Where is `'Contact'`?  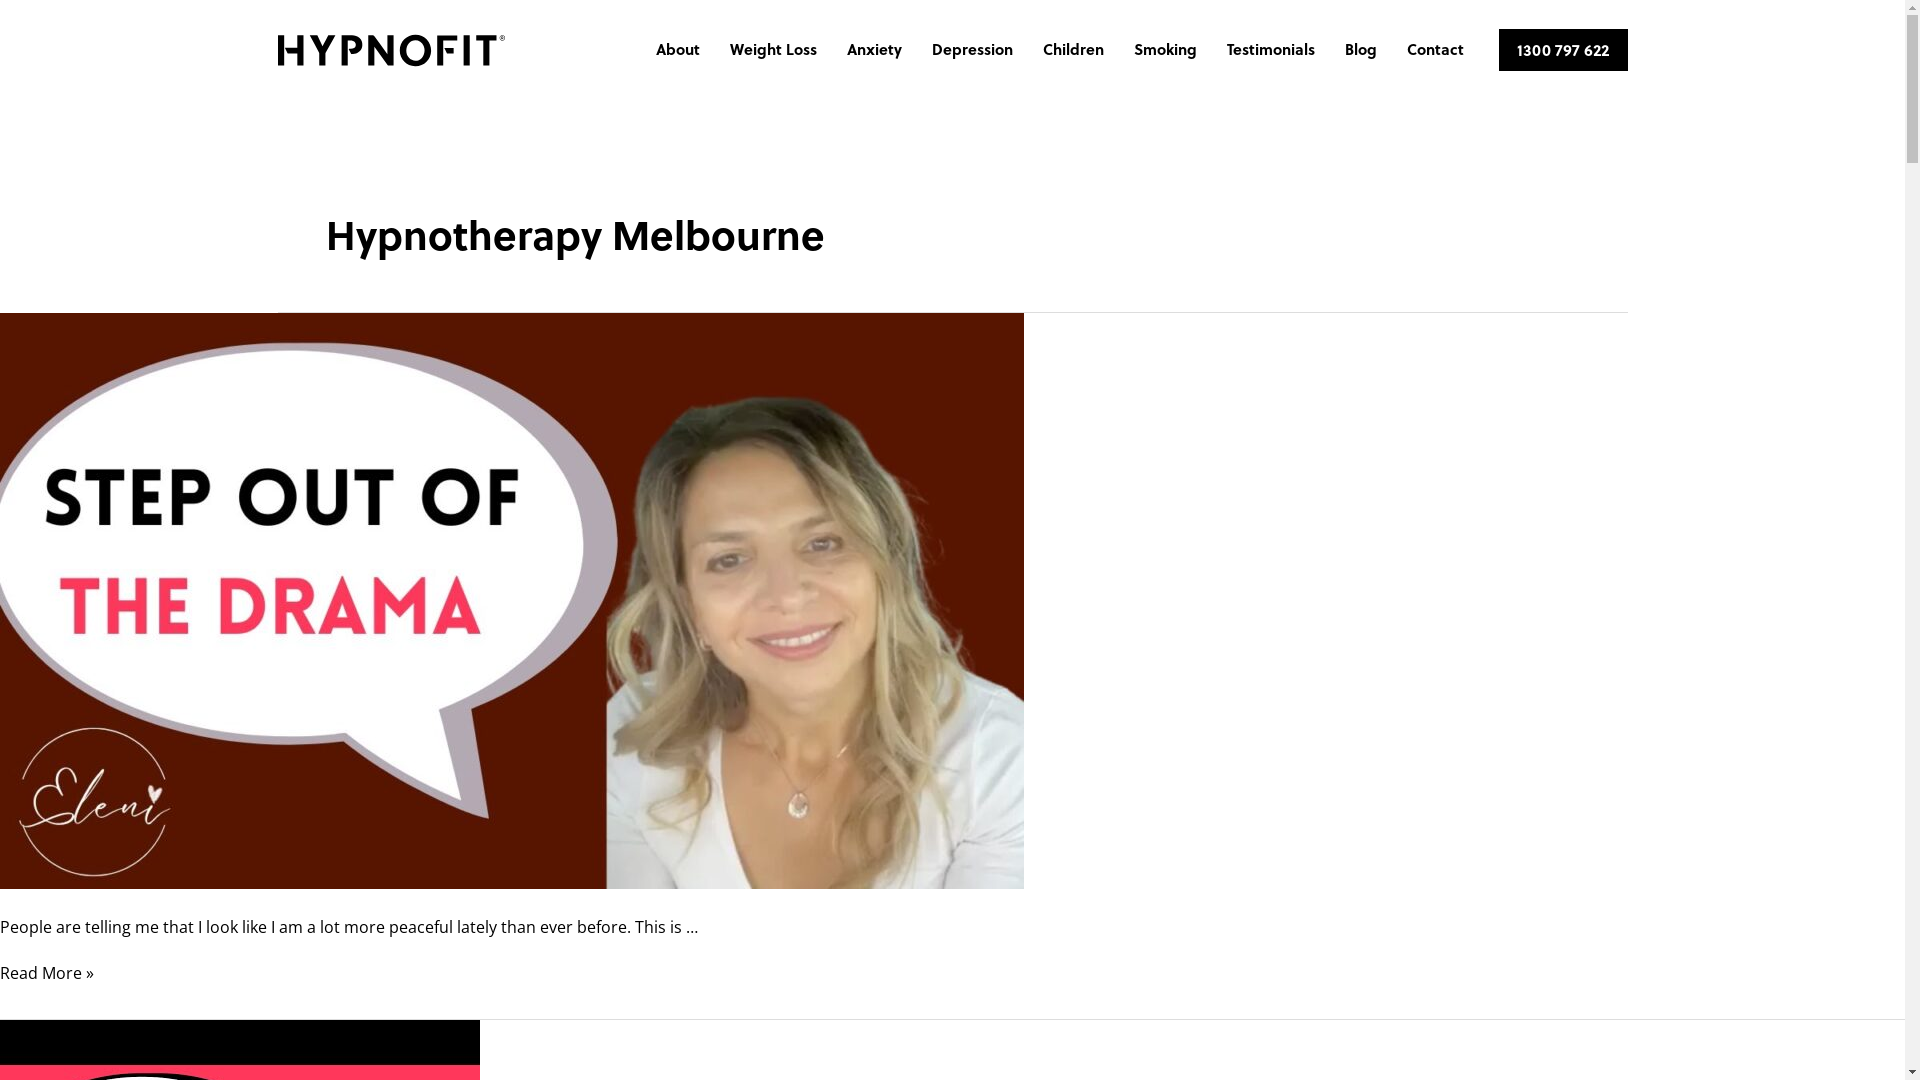
'Contact' is located at coordinates (1434, 49).